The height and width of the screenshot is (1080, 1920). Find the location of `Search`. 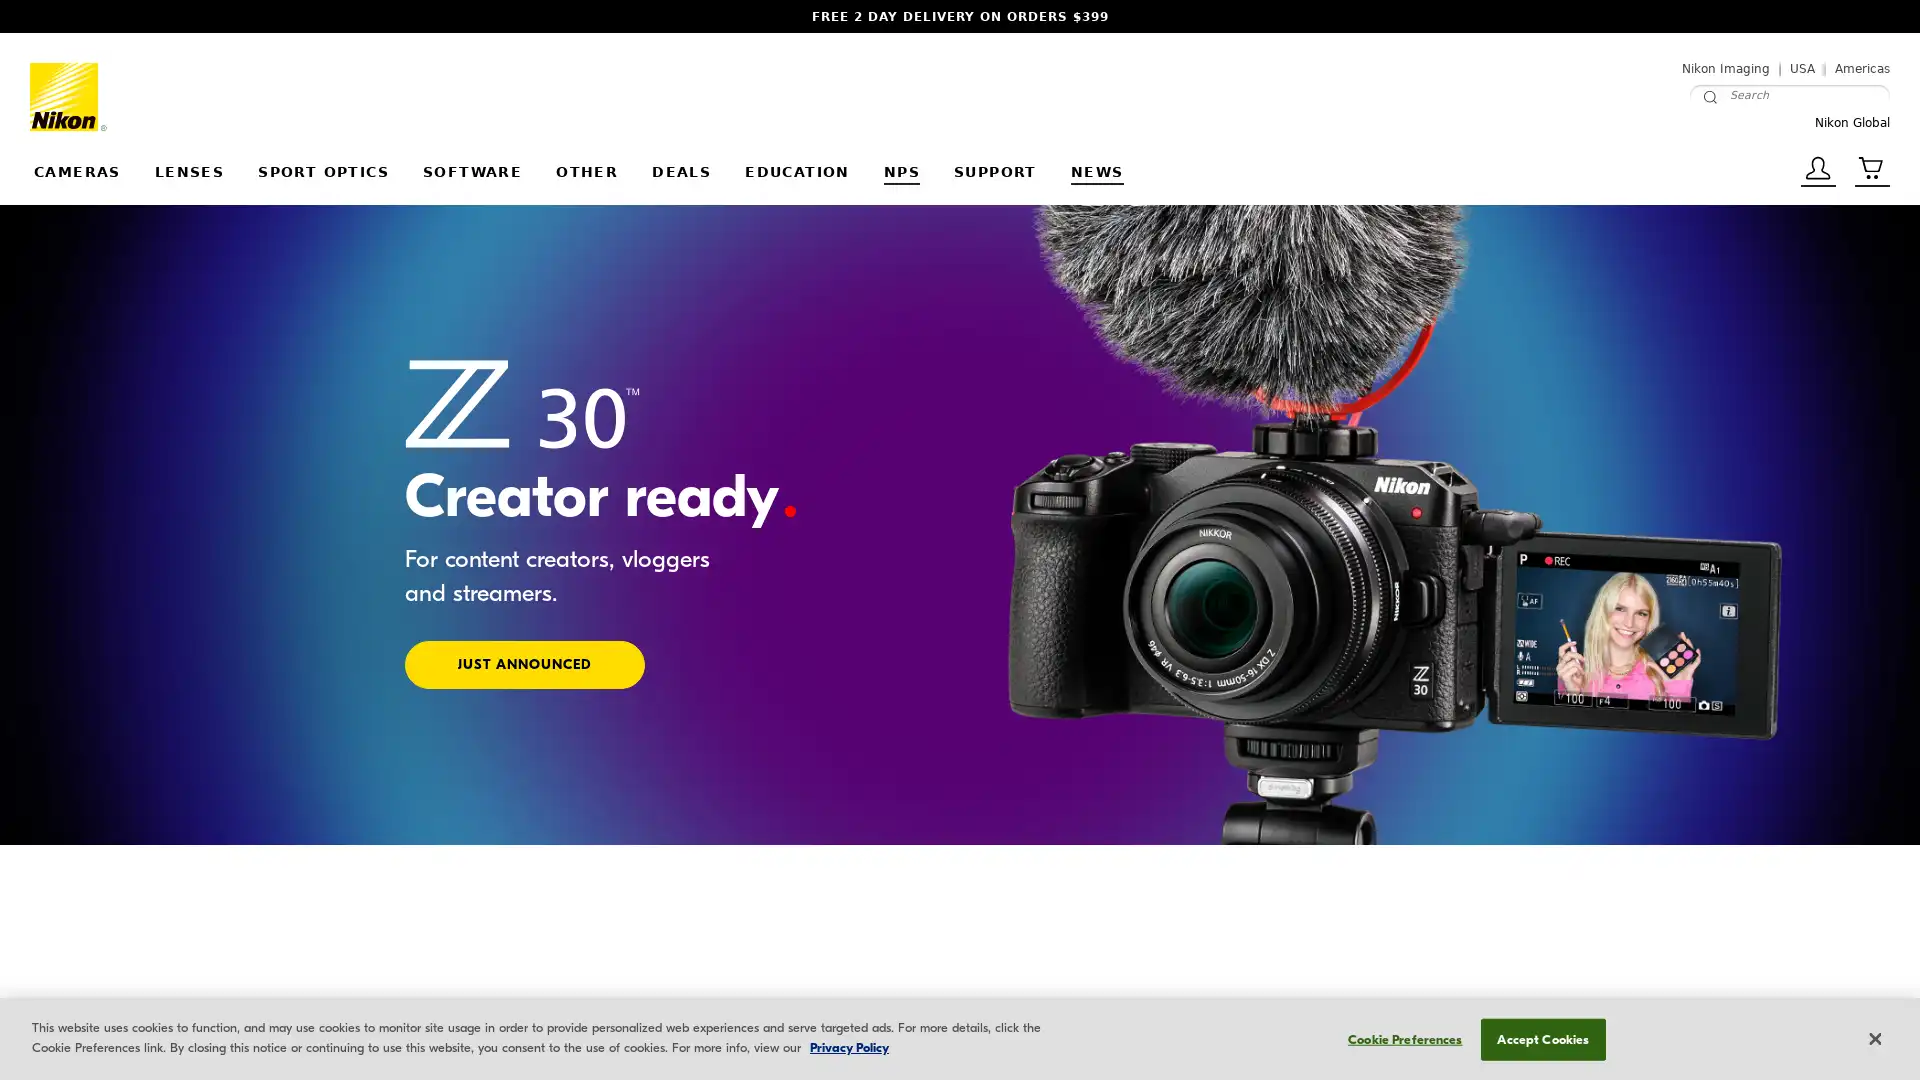

Search is located at coordinates (1708, 96).